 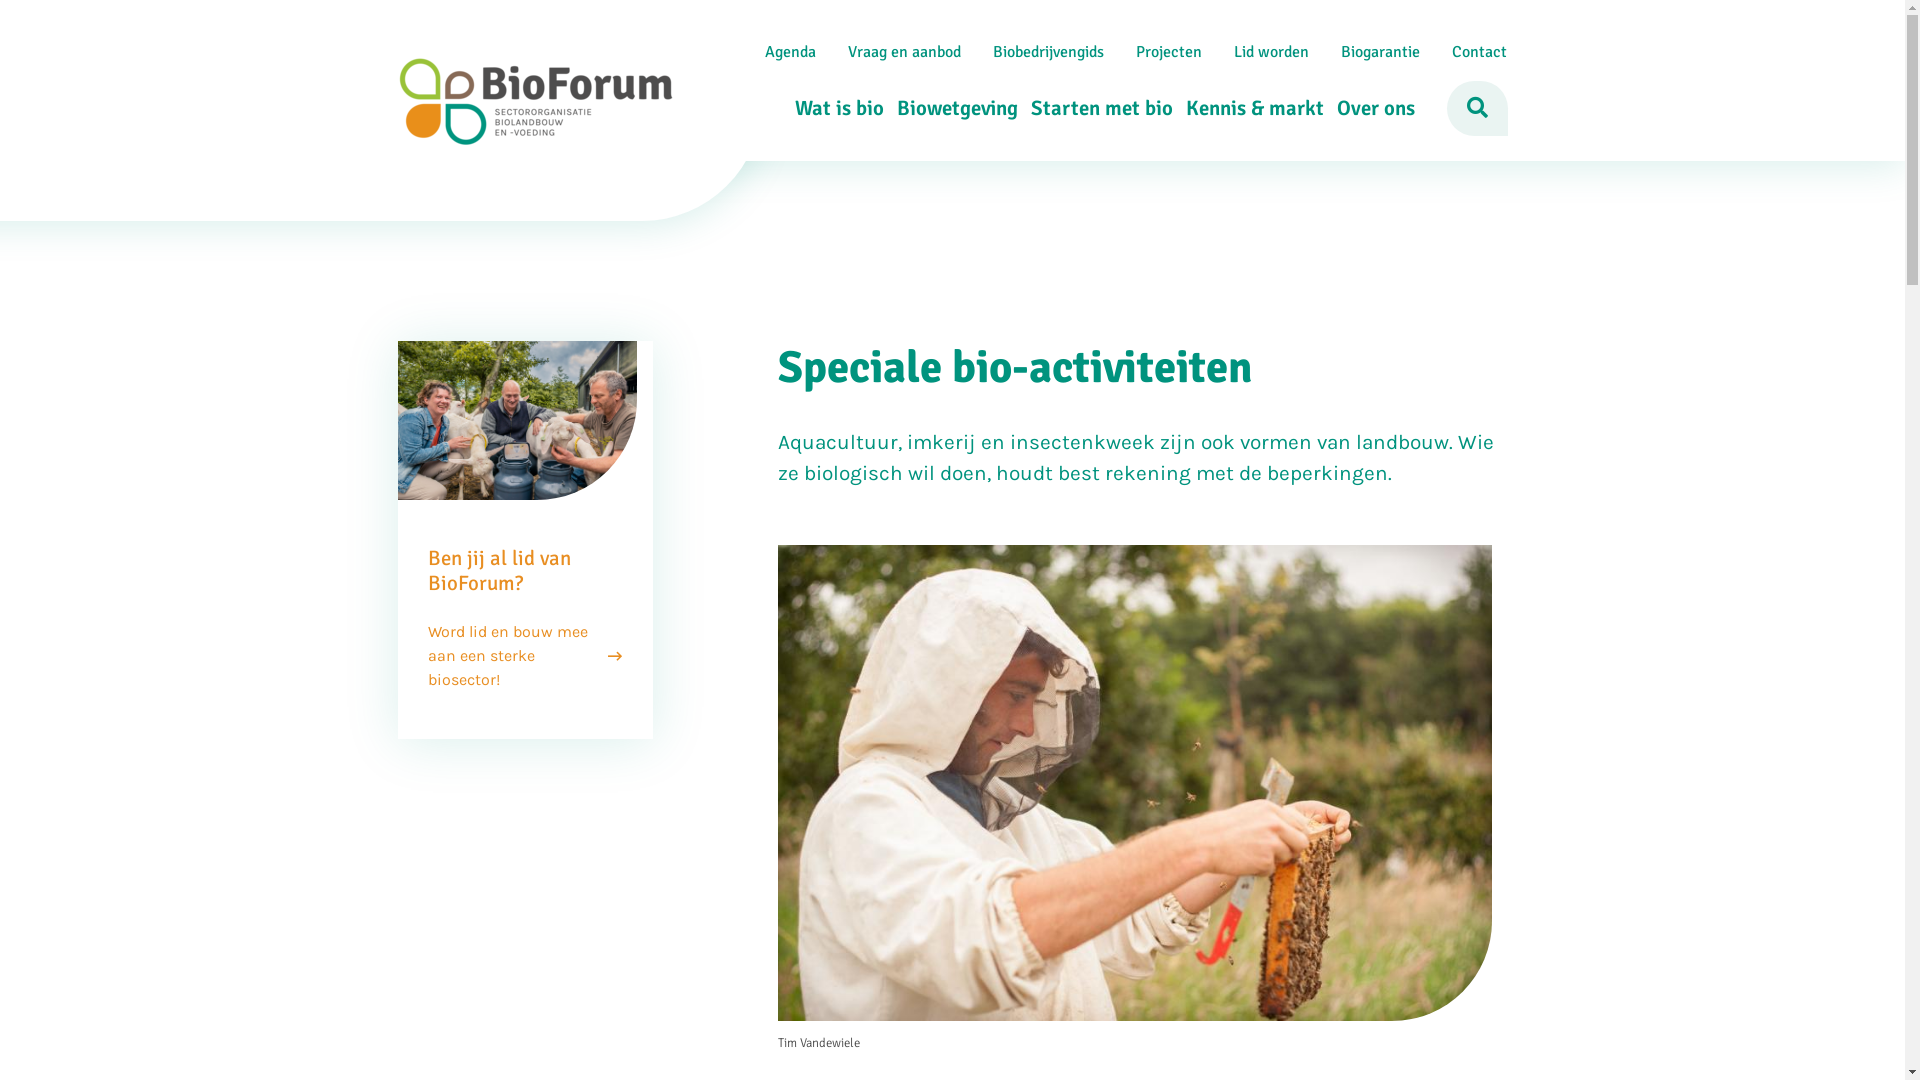 What do you see at coordinates (426, 655) in the screenshot?
I see `'Word lid en bouw mee aan een sterke biosector!'` at bounding box center [426, 655].